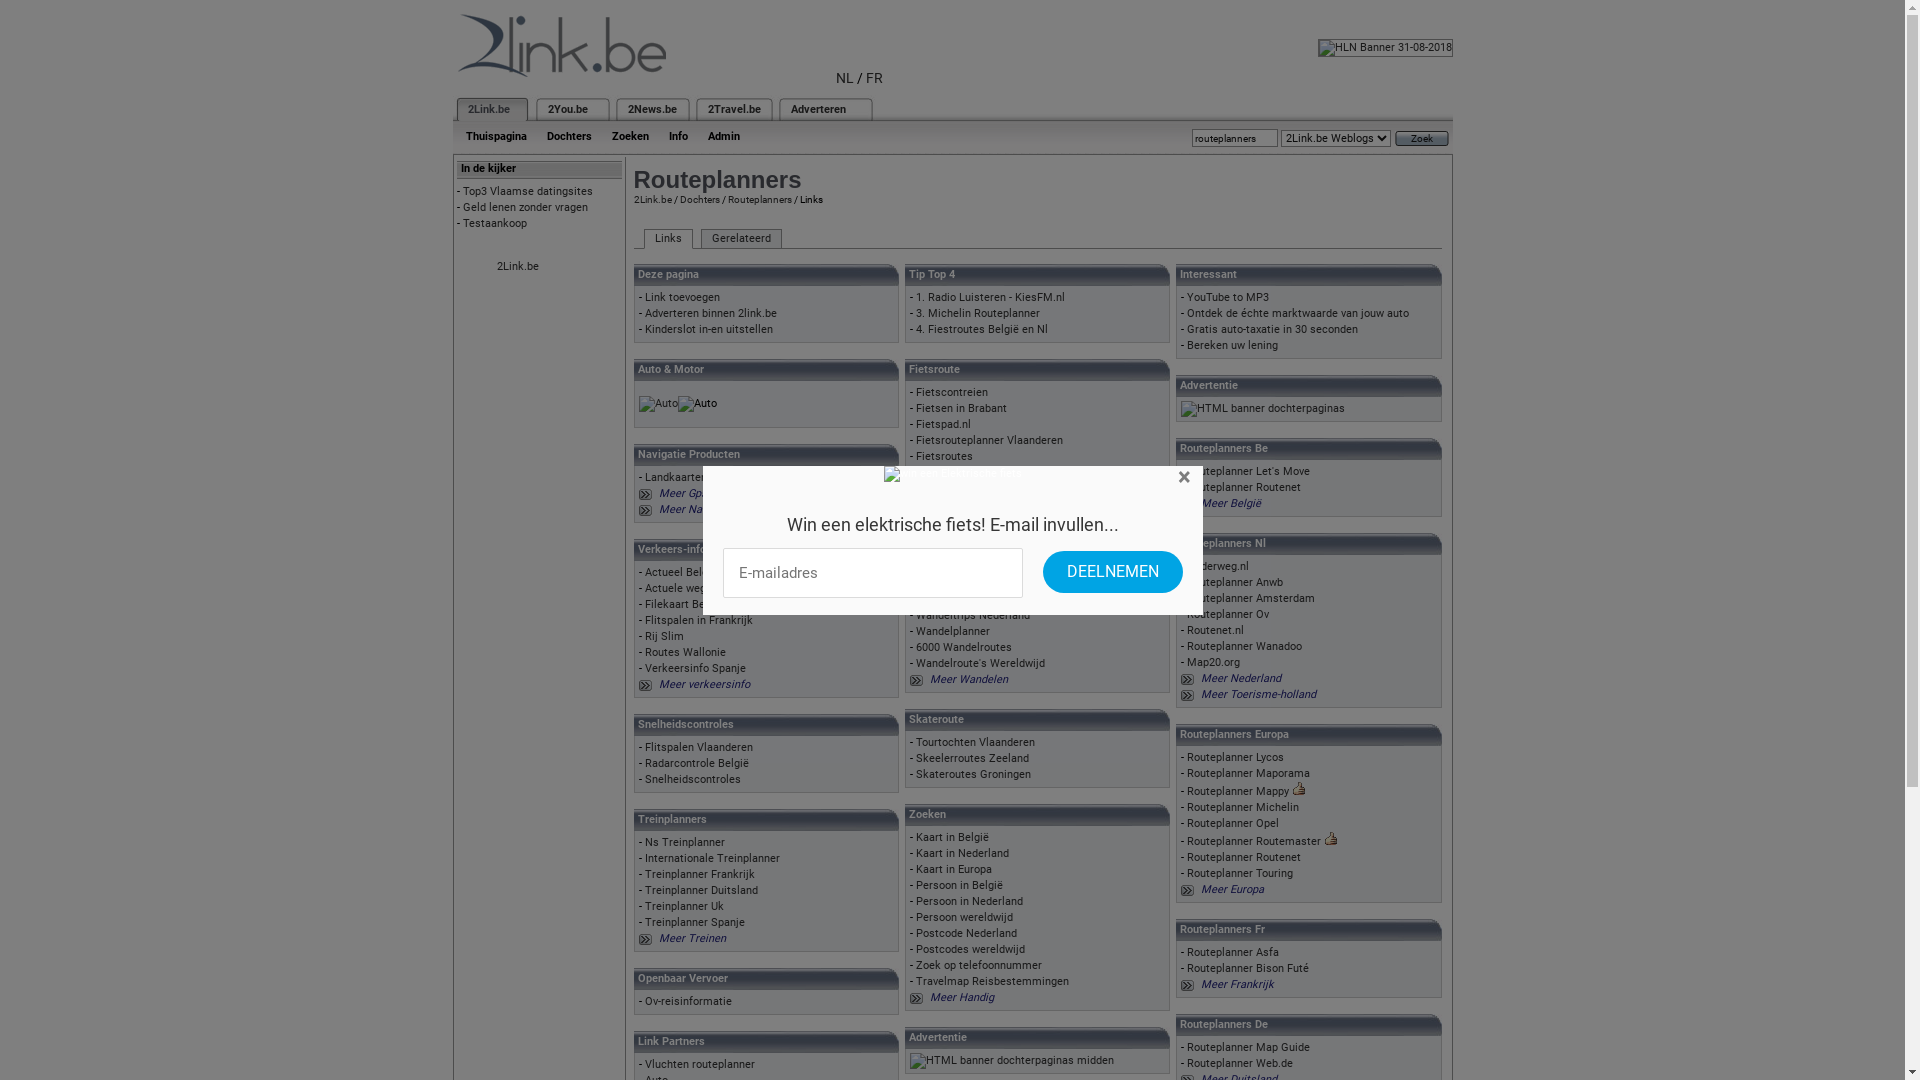 Image resolution: width=1920 pixels, height=1080 pixels. What do you see at coordinates (652, 109) in the screenshot?
I see `'2News.be'` at bounding box center [652, 109].